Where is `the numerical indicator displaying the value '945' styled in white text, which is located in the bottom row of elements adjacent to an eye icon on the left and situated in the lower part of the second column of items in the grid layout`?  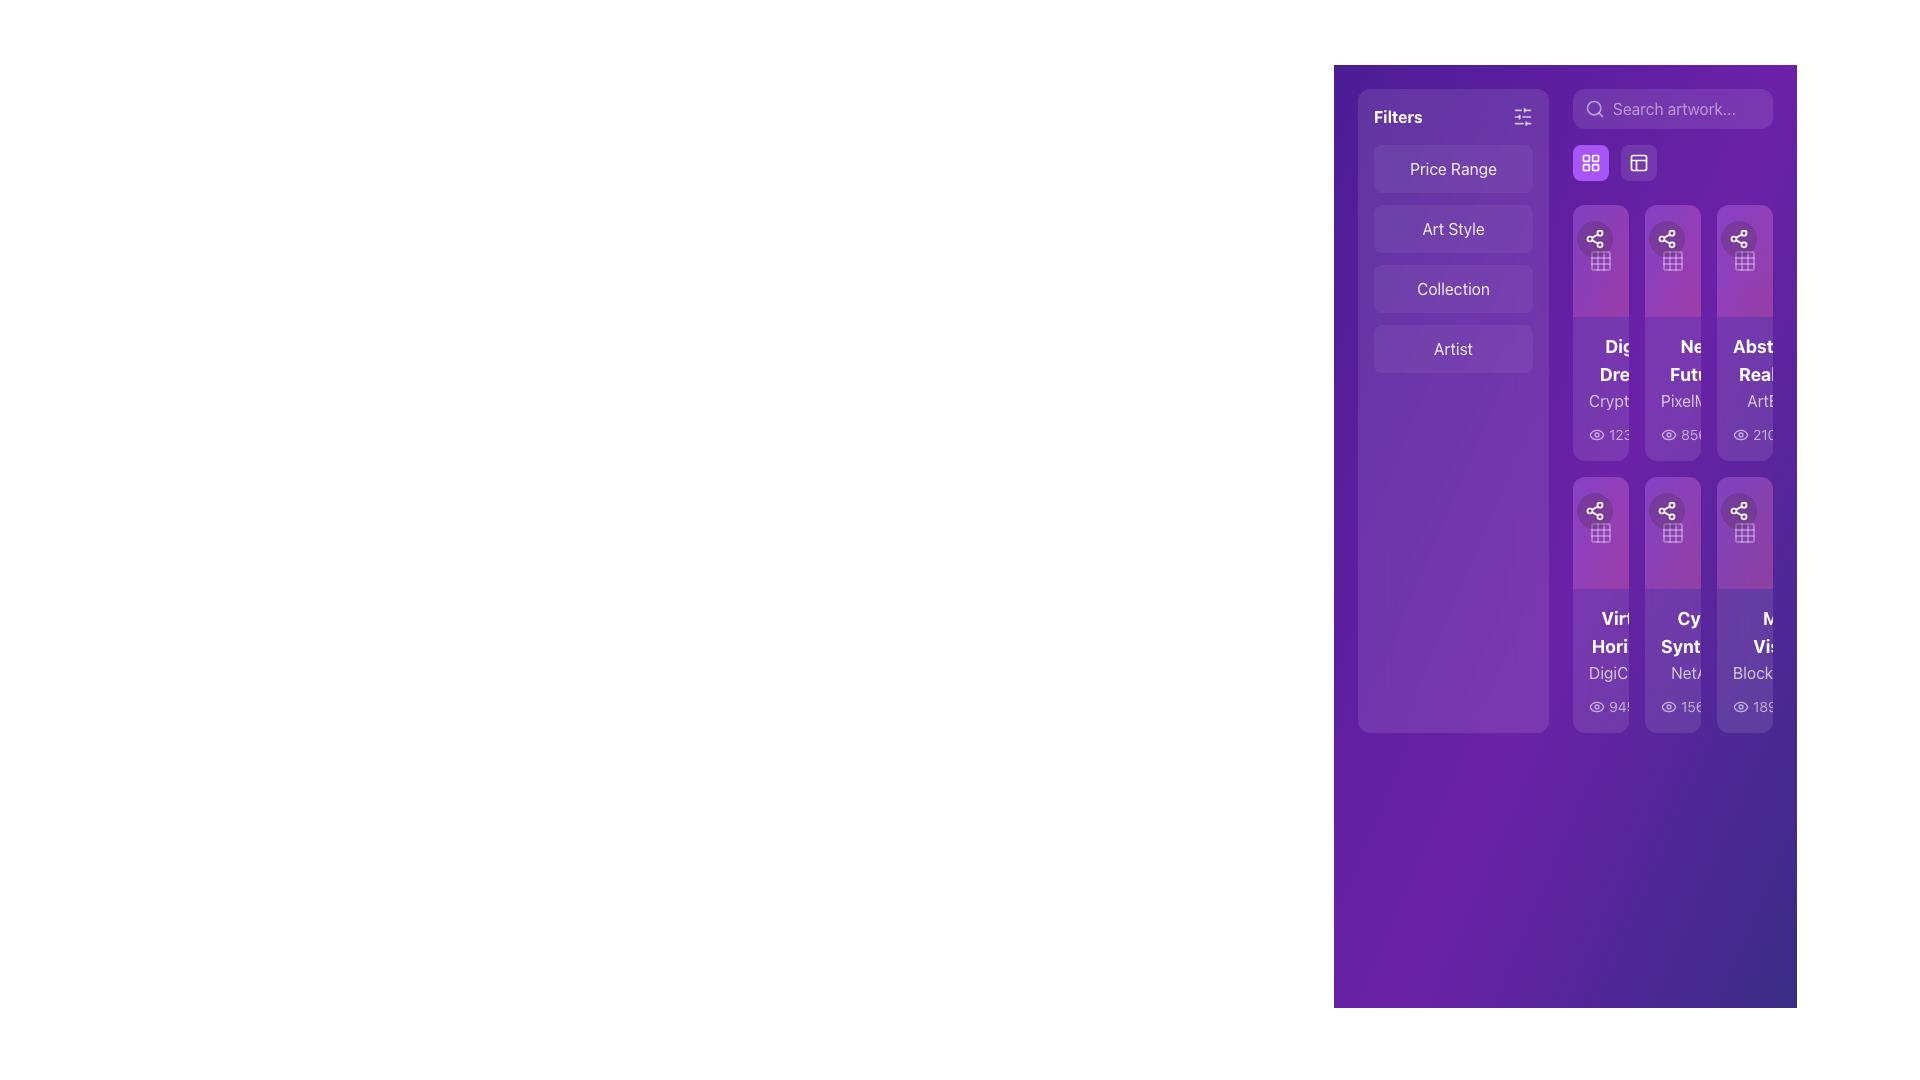 the numerical indicator displaying the value '945' styled in white text, which is located in the bottom row of elements adjacent to an eye icon on the left and situated in the lower part of the second column of items in the grid layout is located at coordinates (1612, 705).